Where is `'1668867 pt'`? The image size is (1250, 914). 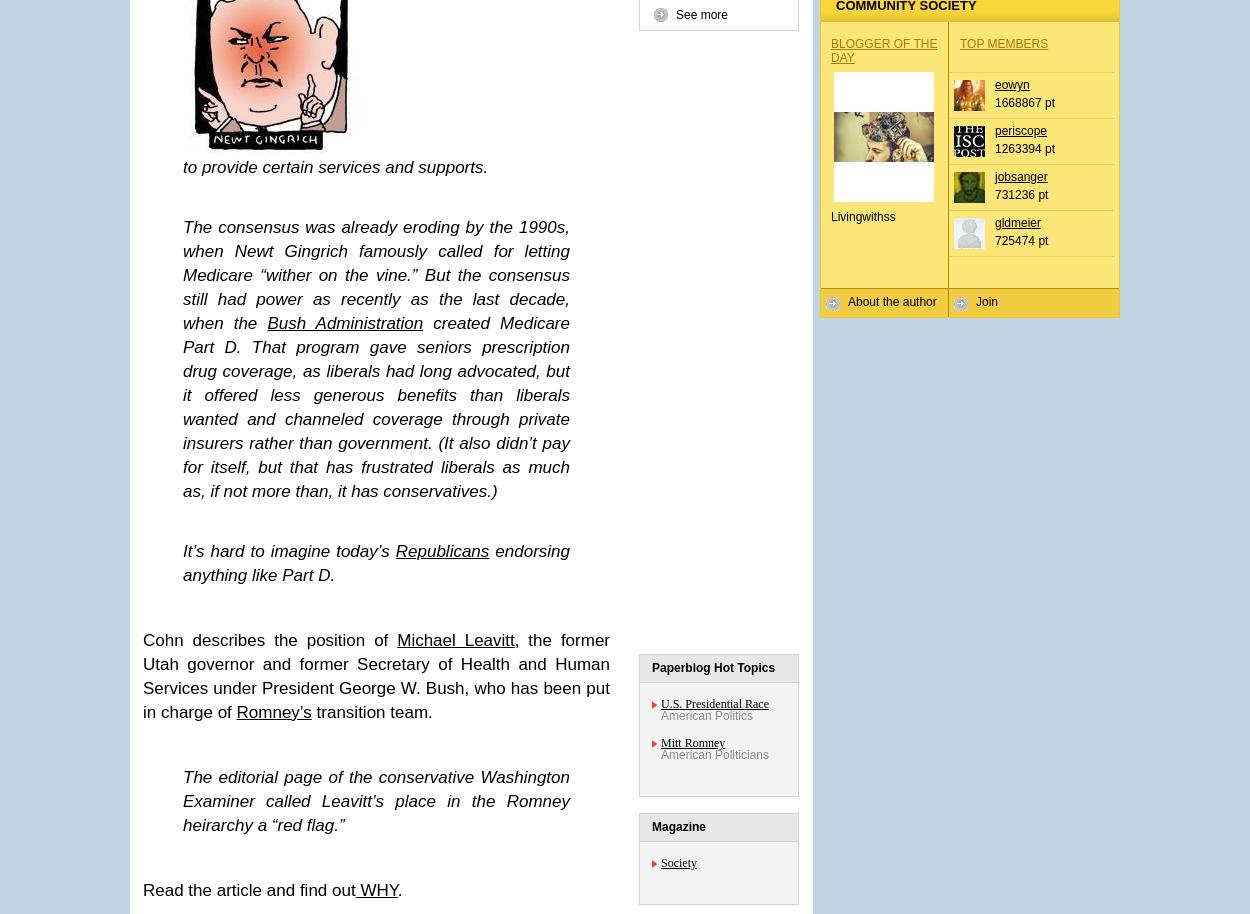
'1668867 pt' is located at coordinates (994, 103).